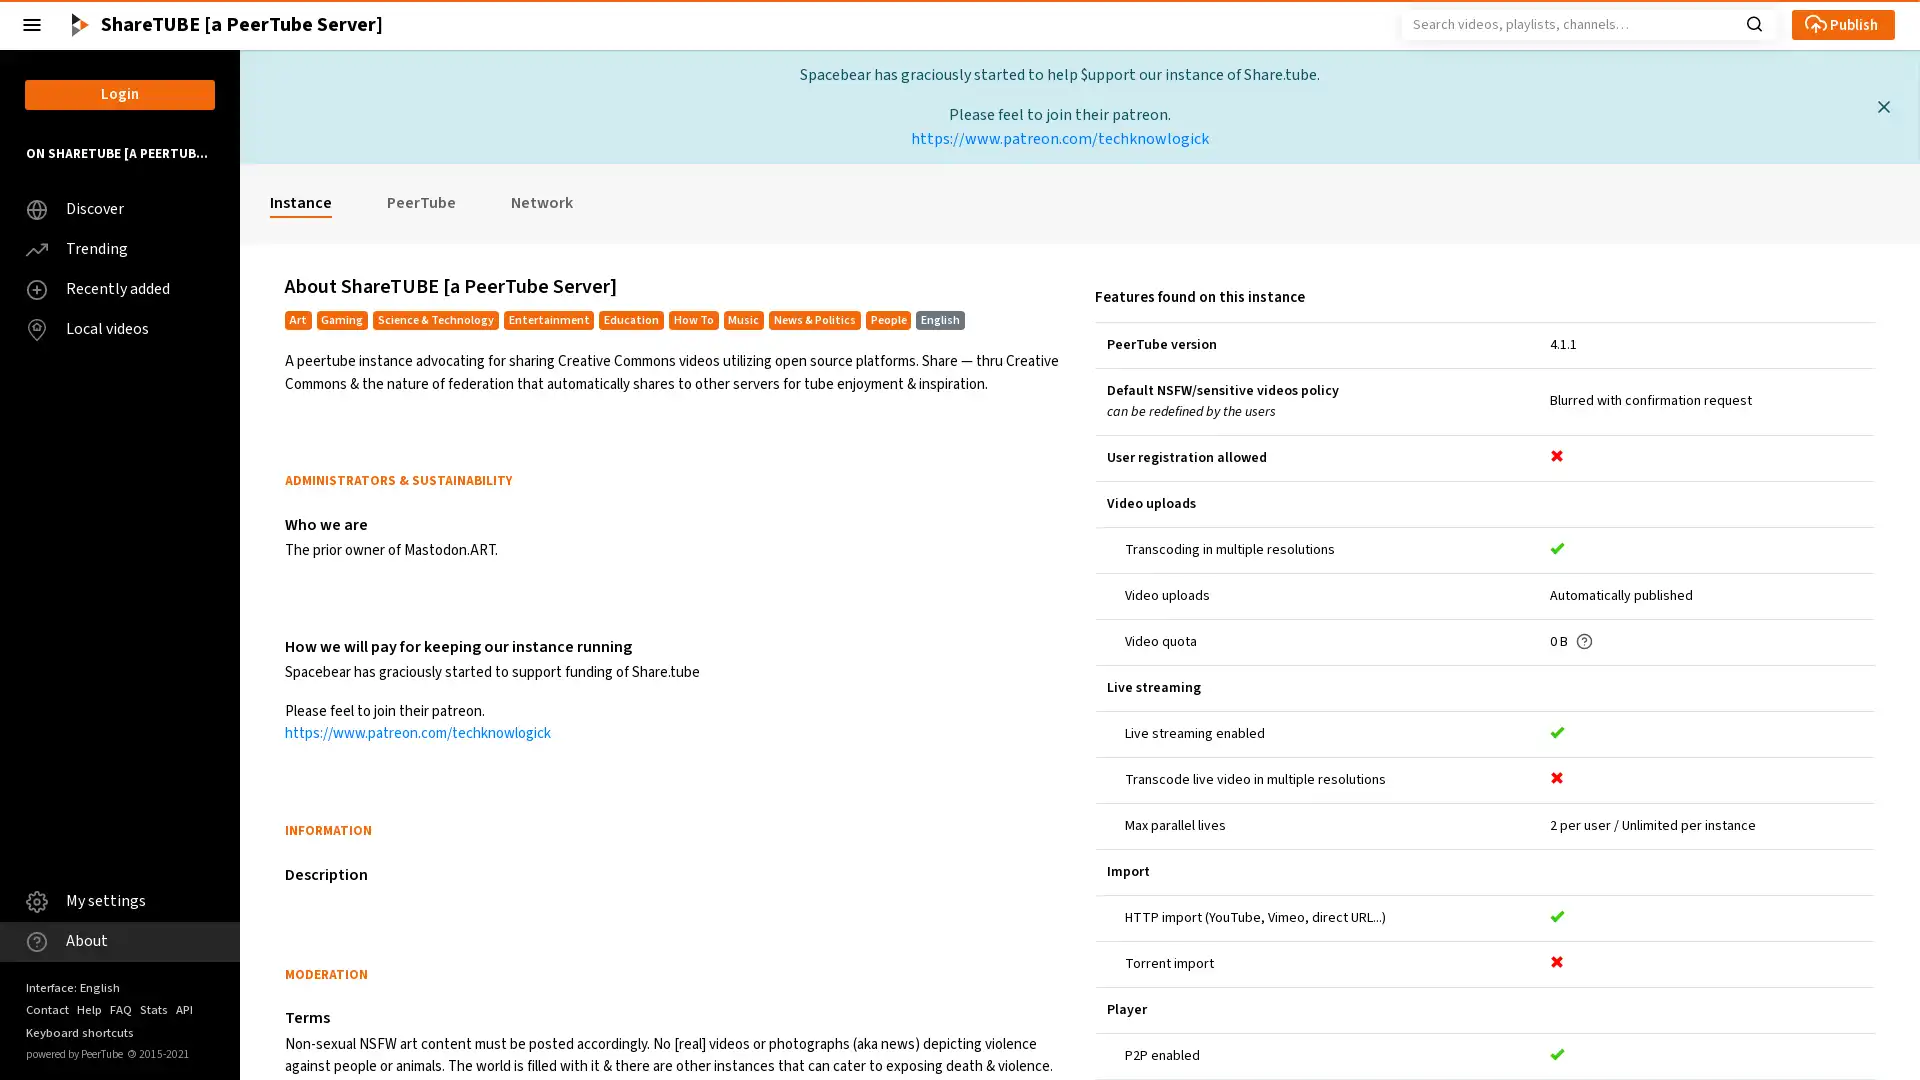 This screenshot has height=1080, width=1920. Describe the element at coordinates (32, 24) in the screenshot. I see `Close the left menu` at that location.